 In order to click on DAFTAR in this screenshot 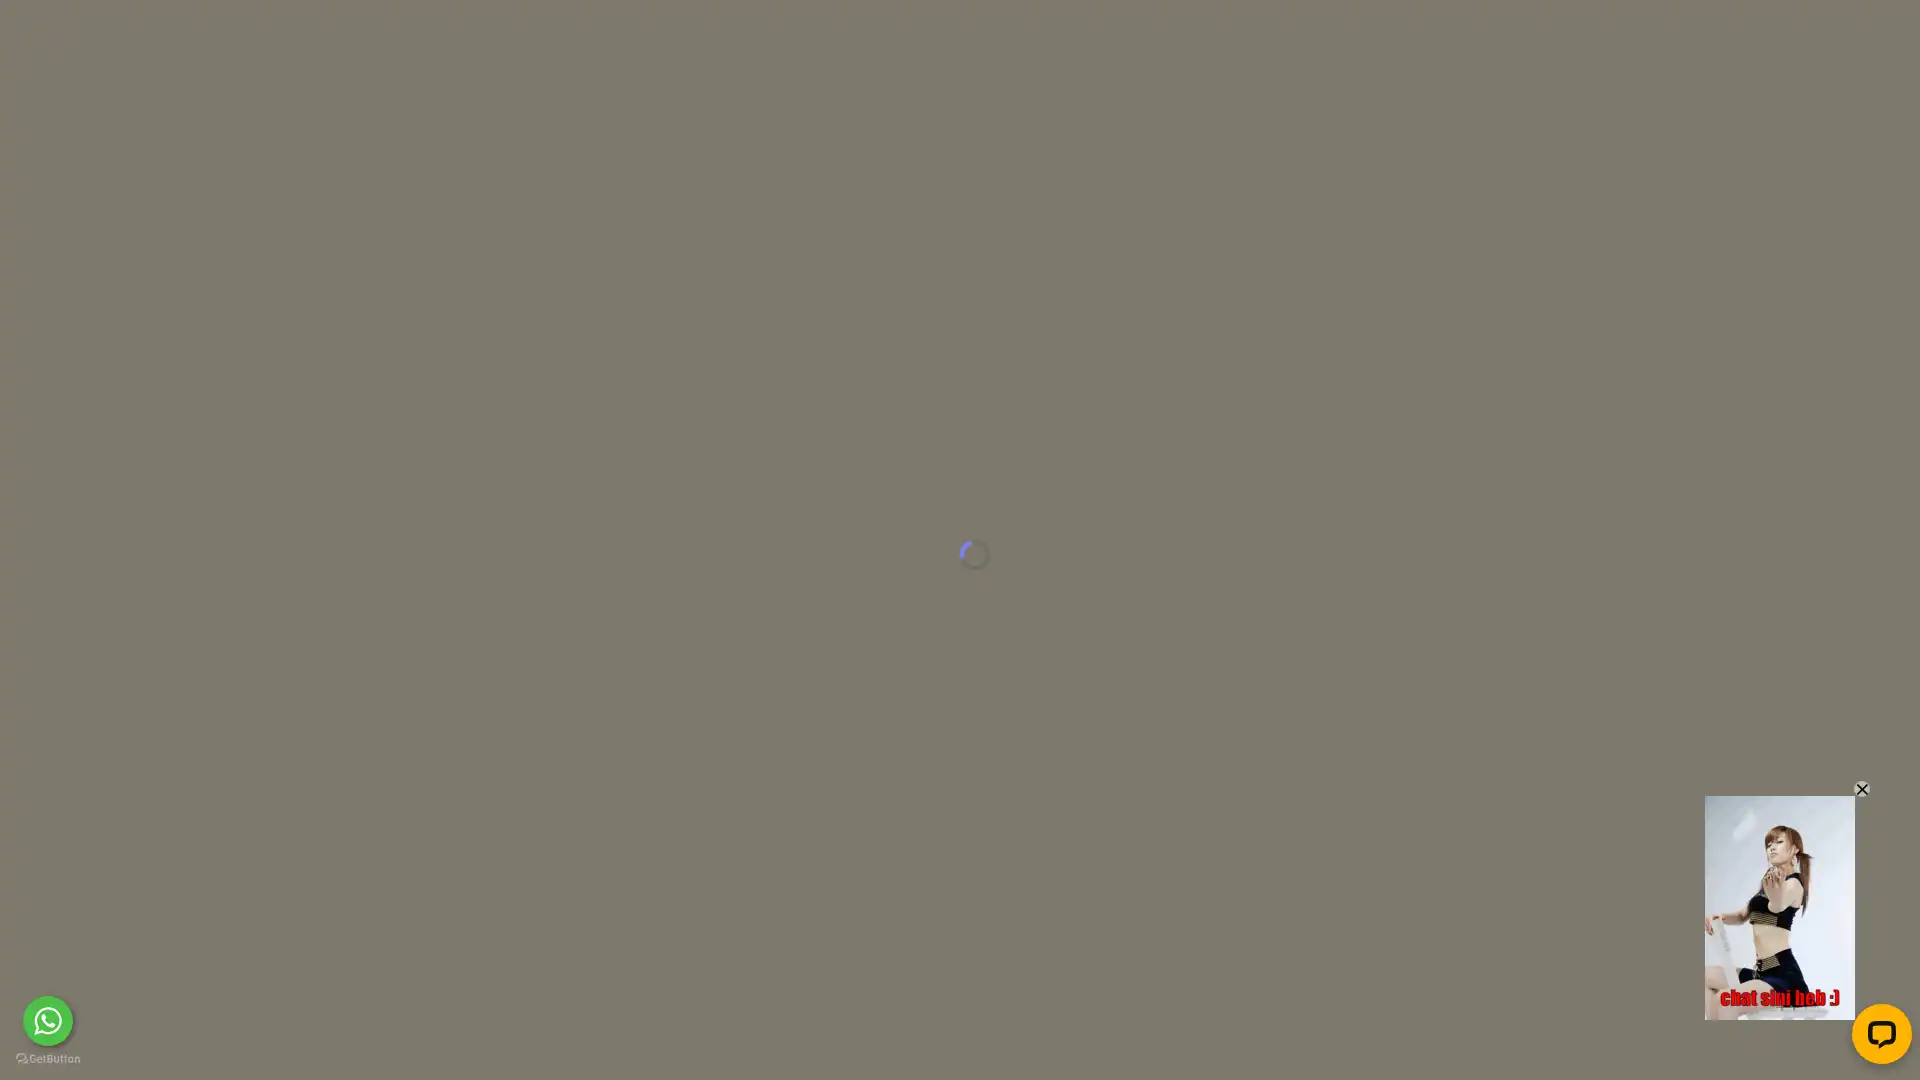, I will do `click(1473, 34)`.